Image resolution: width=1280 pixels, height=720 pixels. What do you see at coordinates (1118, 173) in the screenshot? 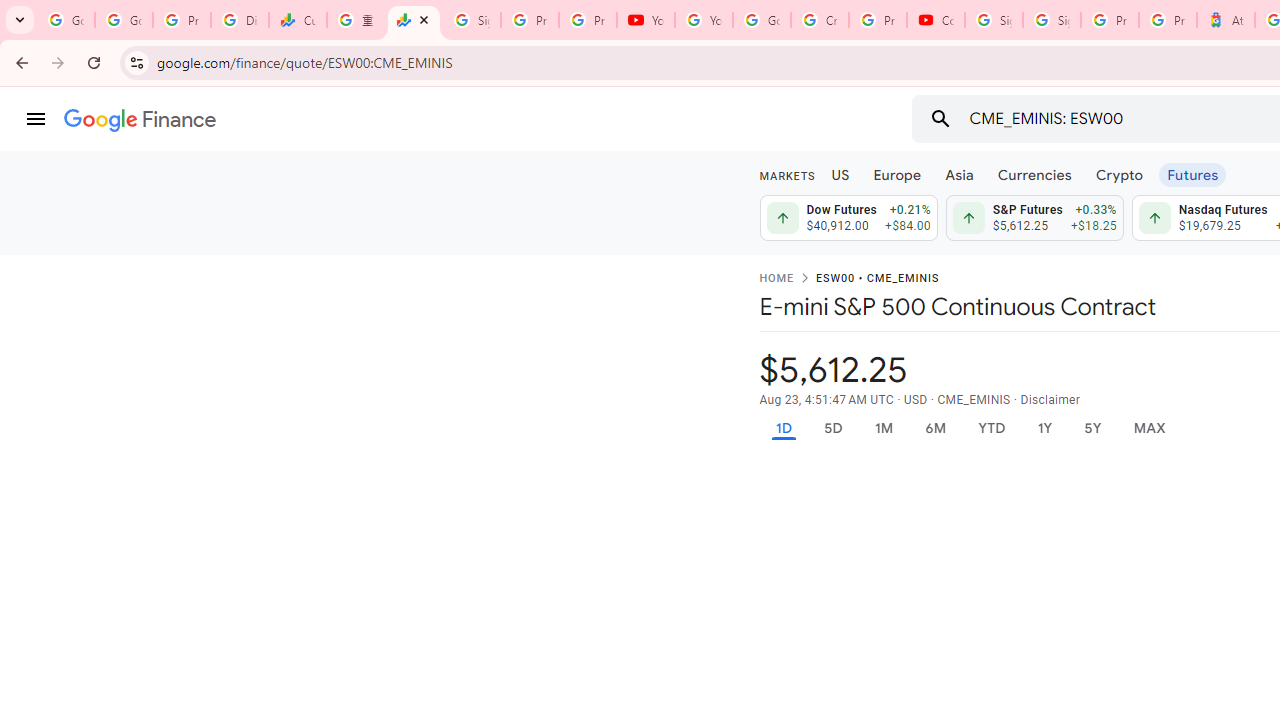
I see `'Crypto'` at bounding box center [1118, 173].